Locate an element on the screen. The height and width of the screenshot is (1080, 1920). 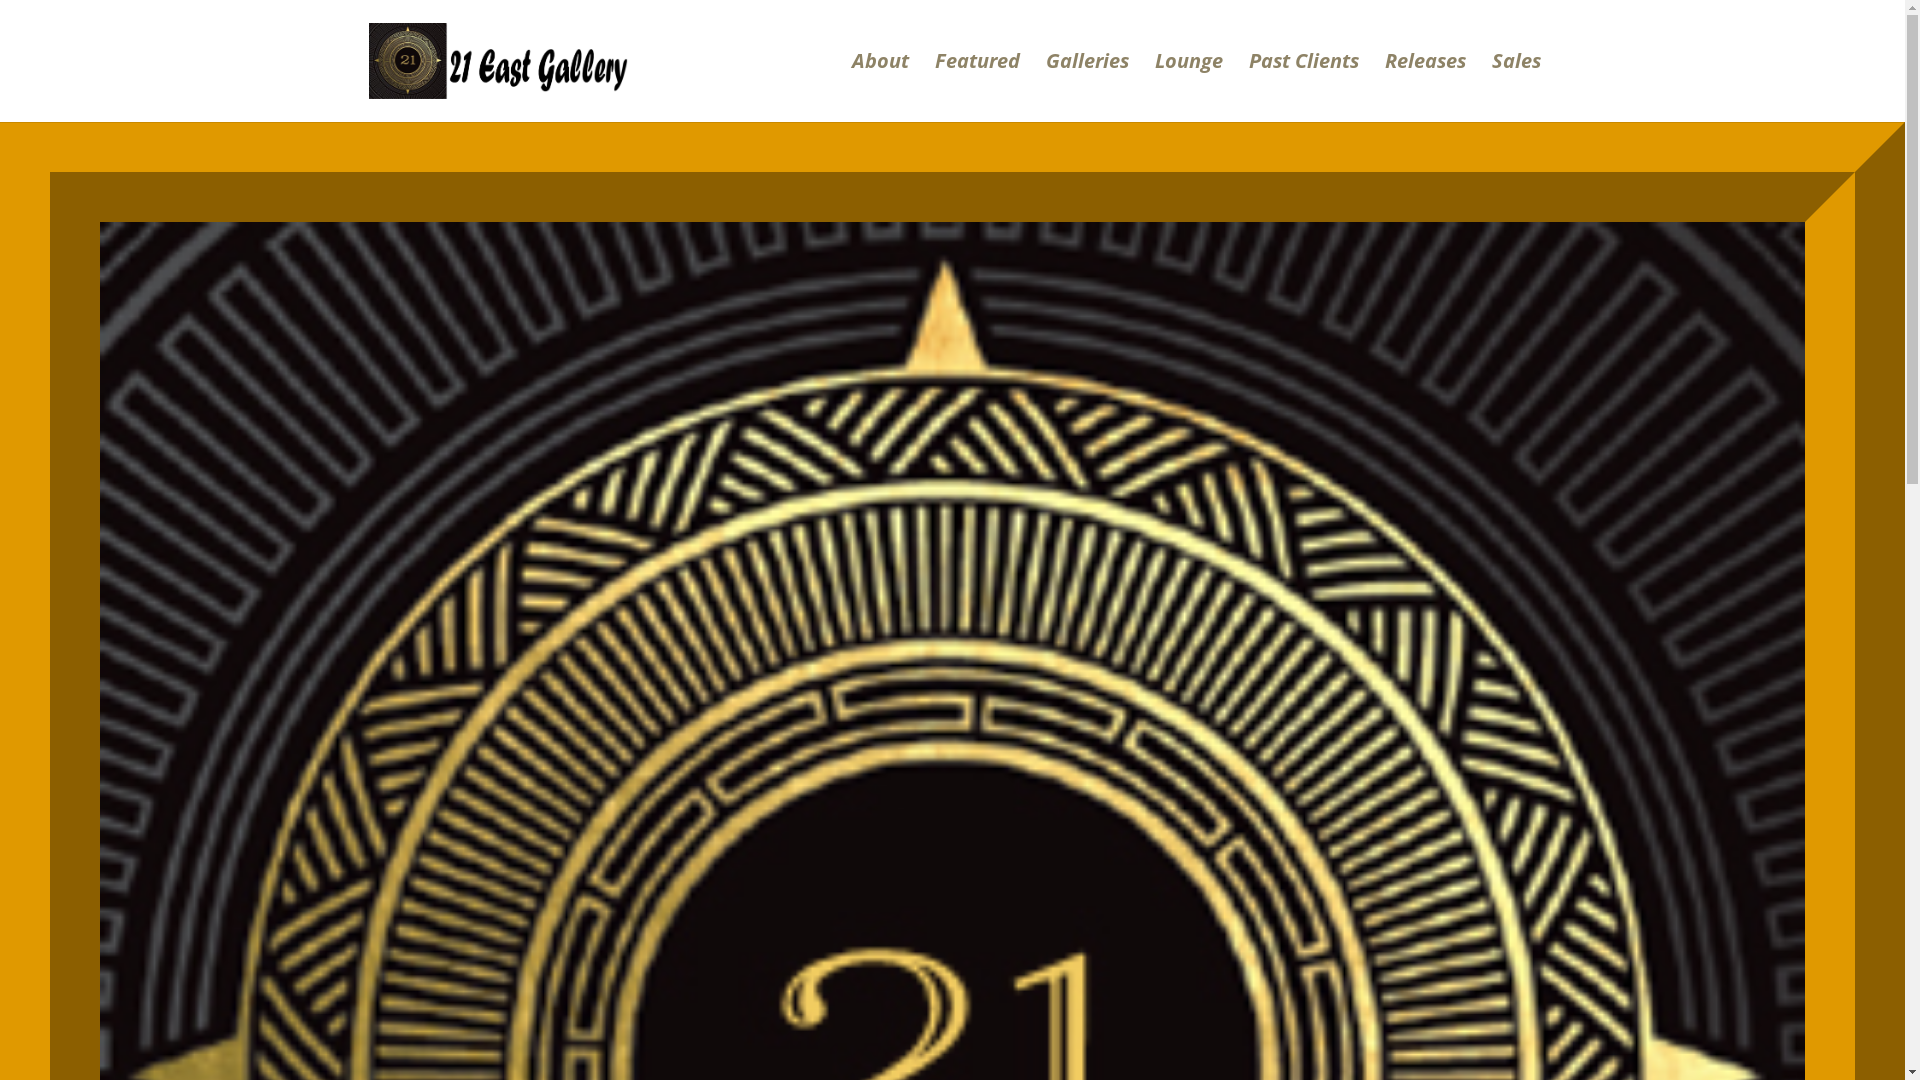
'Lounge' is located at coordinates (1153, 87).